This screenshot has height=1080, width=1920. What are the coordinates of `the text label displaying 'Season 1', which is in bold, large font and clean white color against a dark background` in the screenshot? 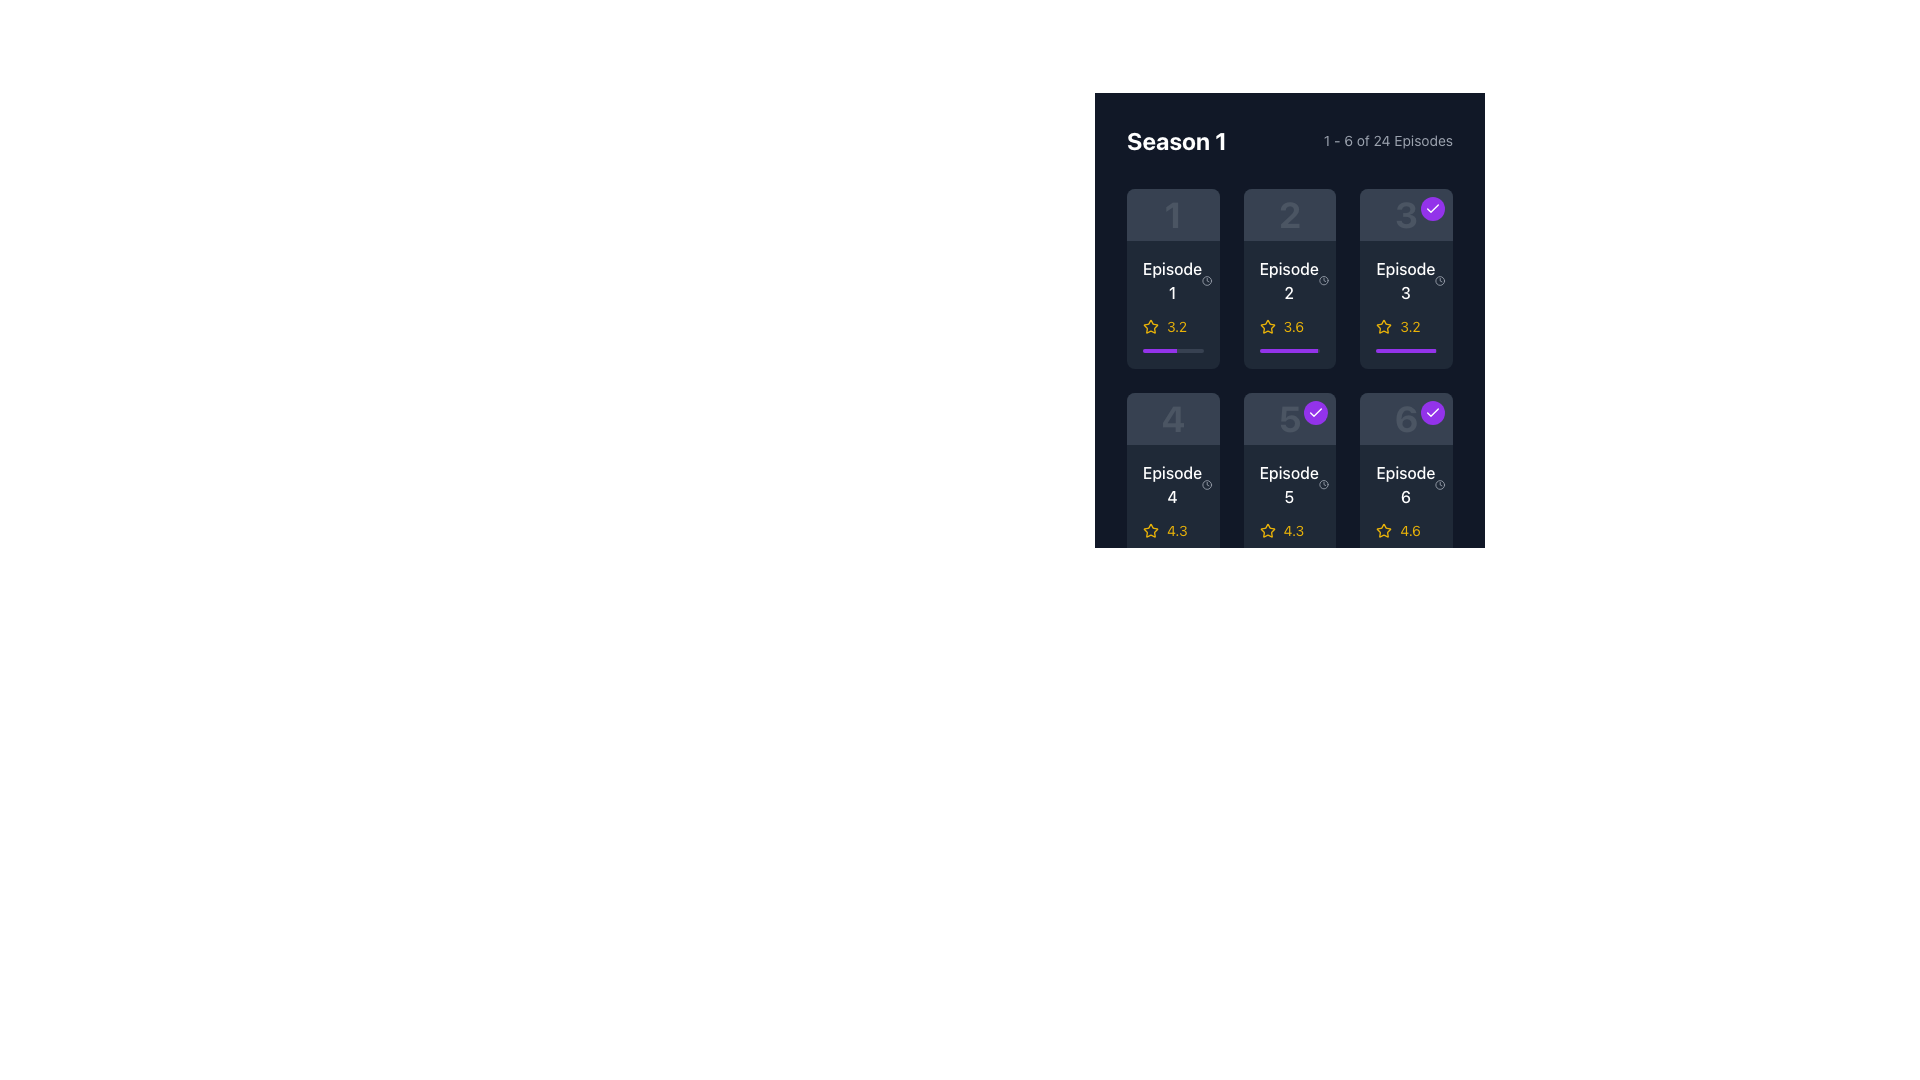 It's located at (1176, 140).